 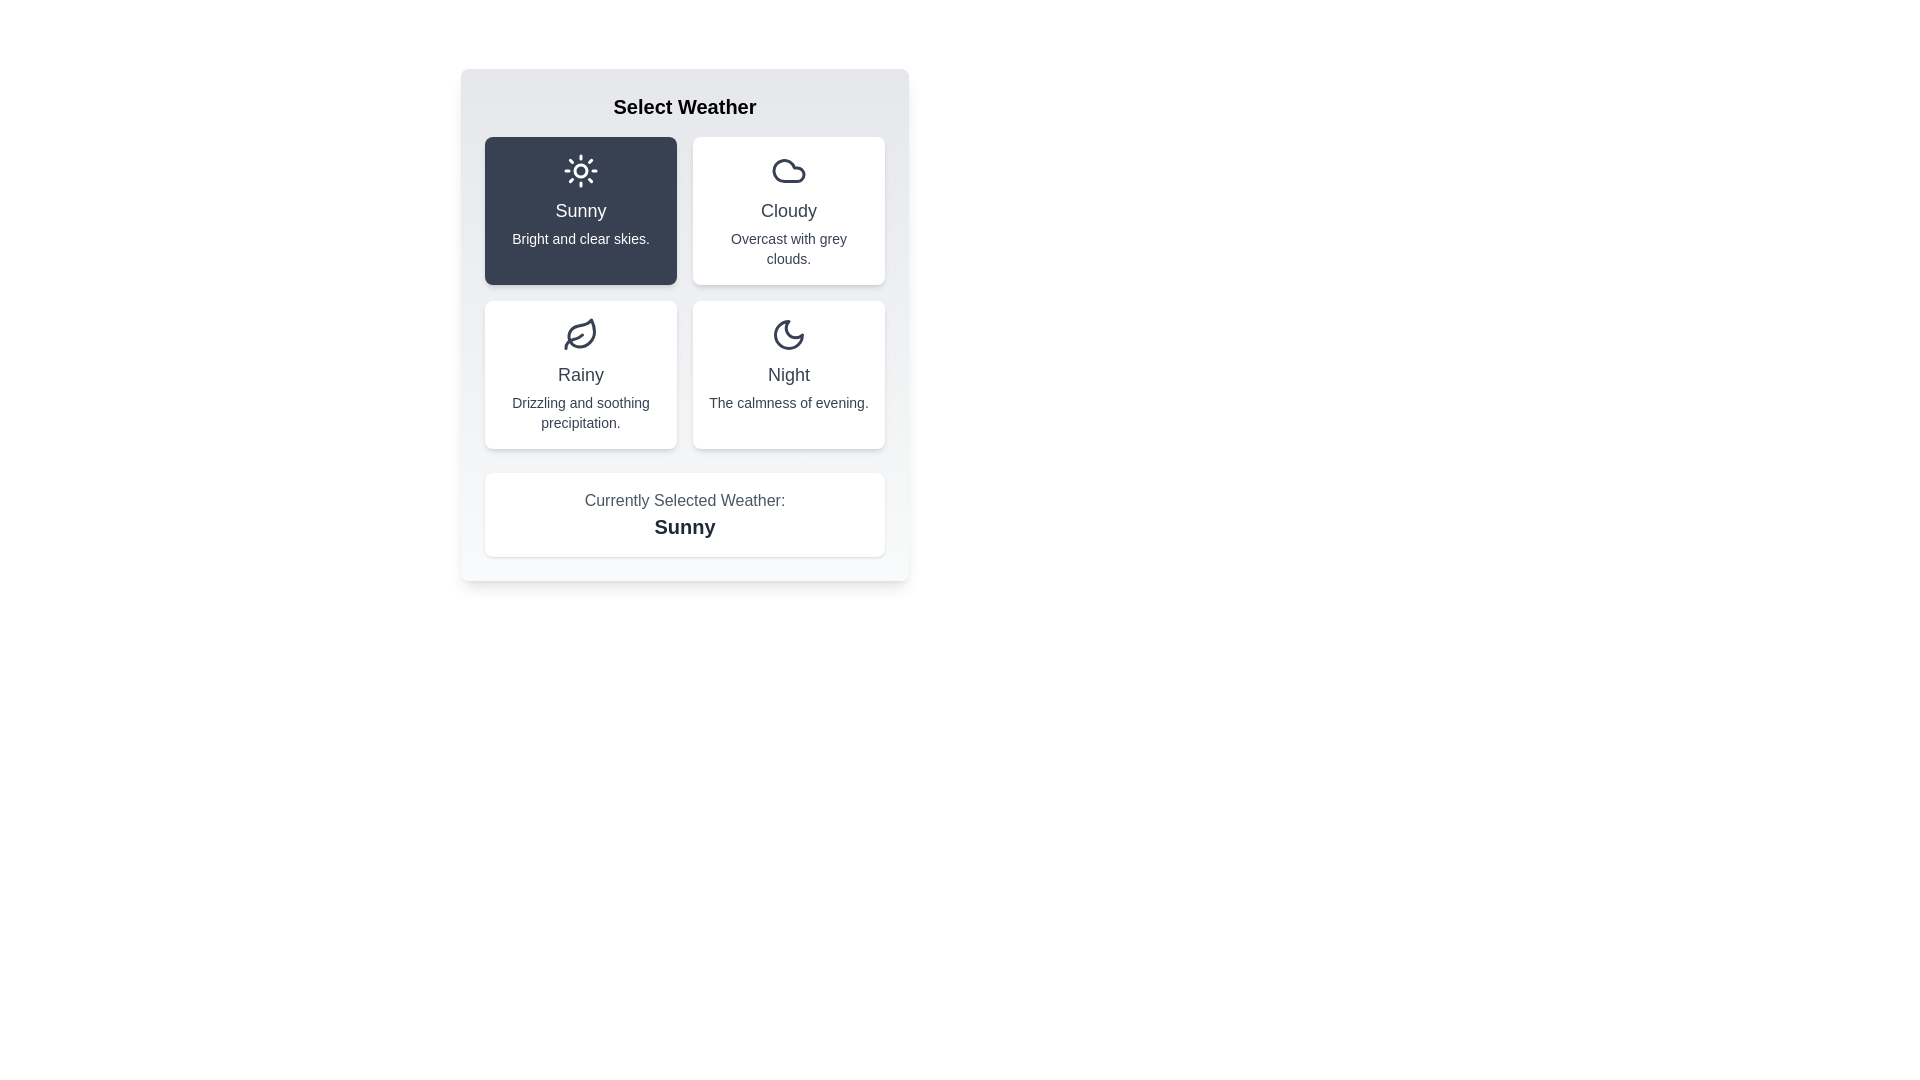 What do you see at coordinates (579, 374) in the screenshot?
I see `the weather button Rainy to observe its hover effect` at bounding box center [579, 374].